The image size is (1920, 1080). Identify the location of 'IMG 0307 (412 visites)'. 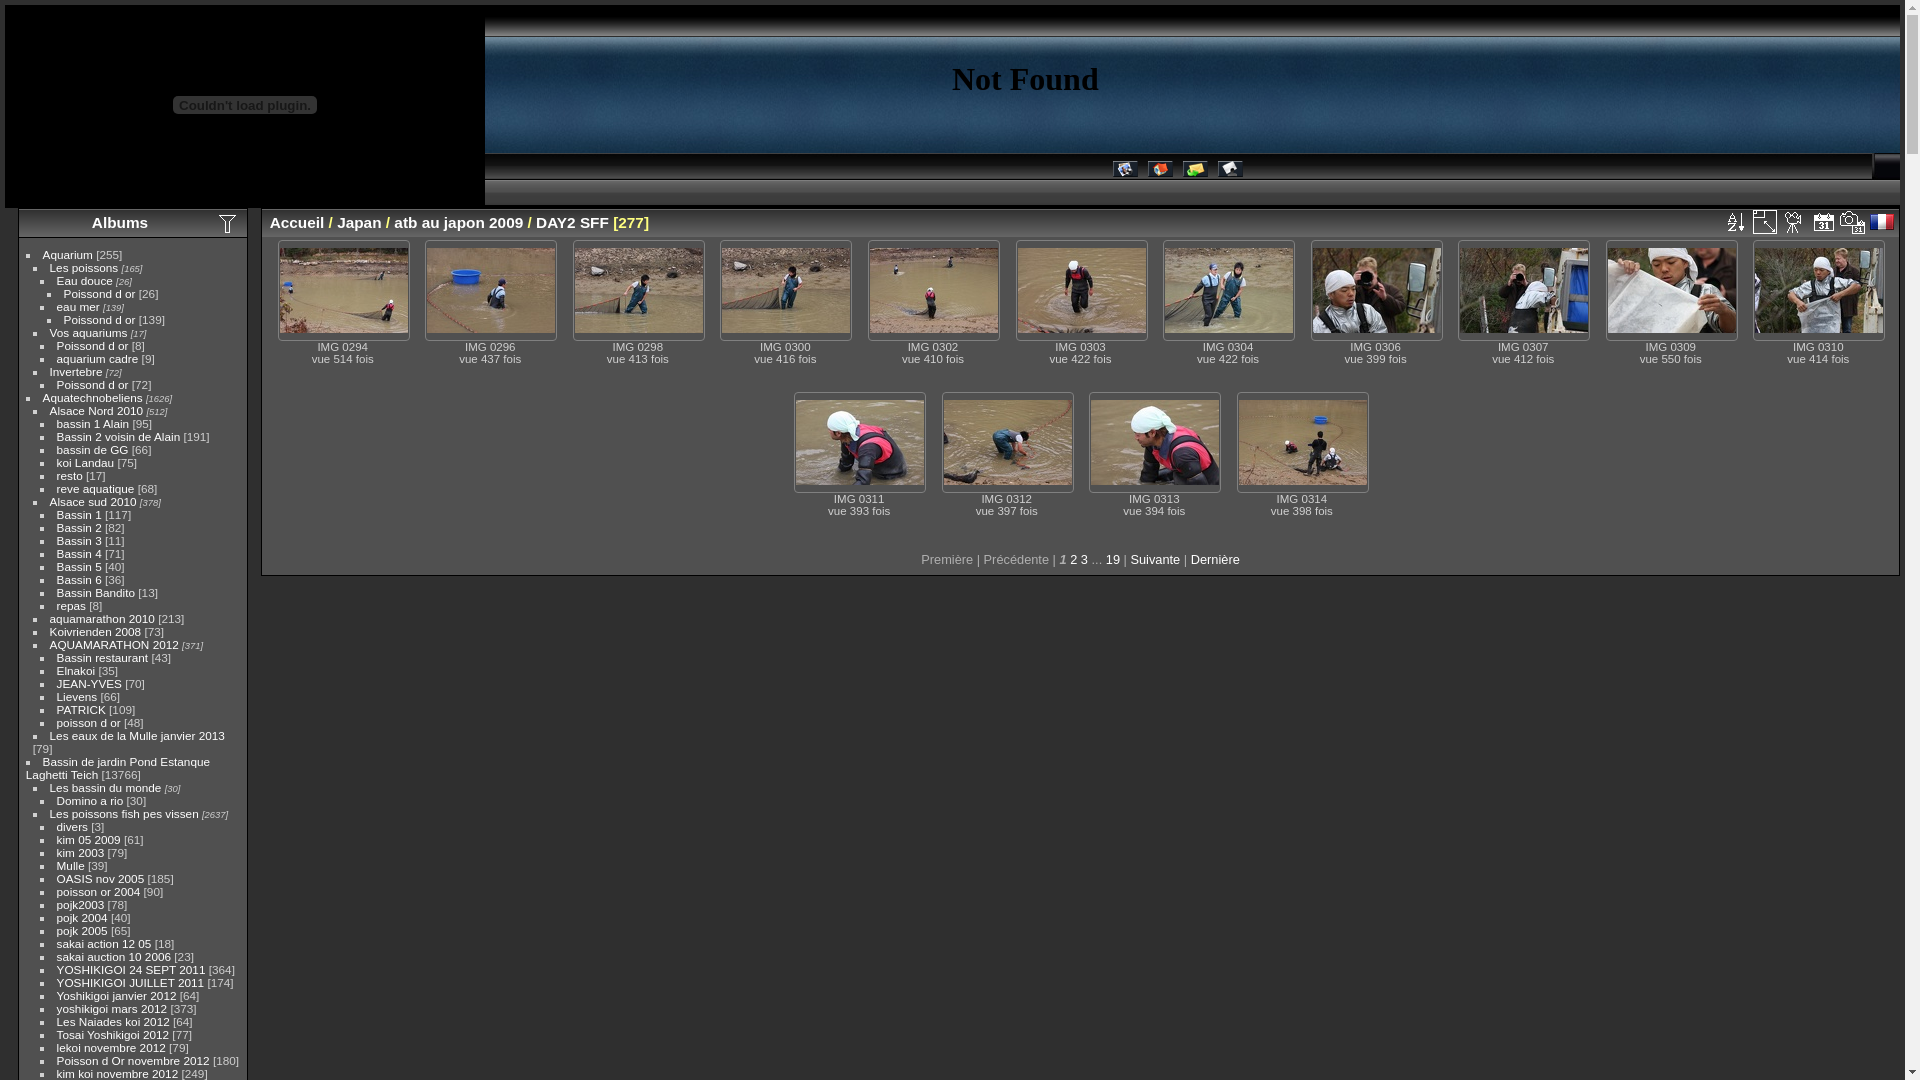
(1459, 290).